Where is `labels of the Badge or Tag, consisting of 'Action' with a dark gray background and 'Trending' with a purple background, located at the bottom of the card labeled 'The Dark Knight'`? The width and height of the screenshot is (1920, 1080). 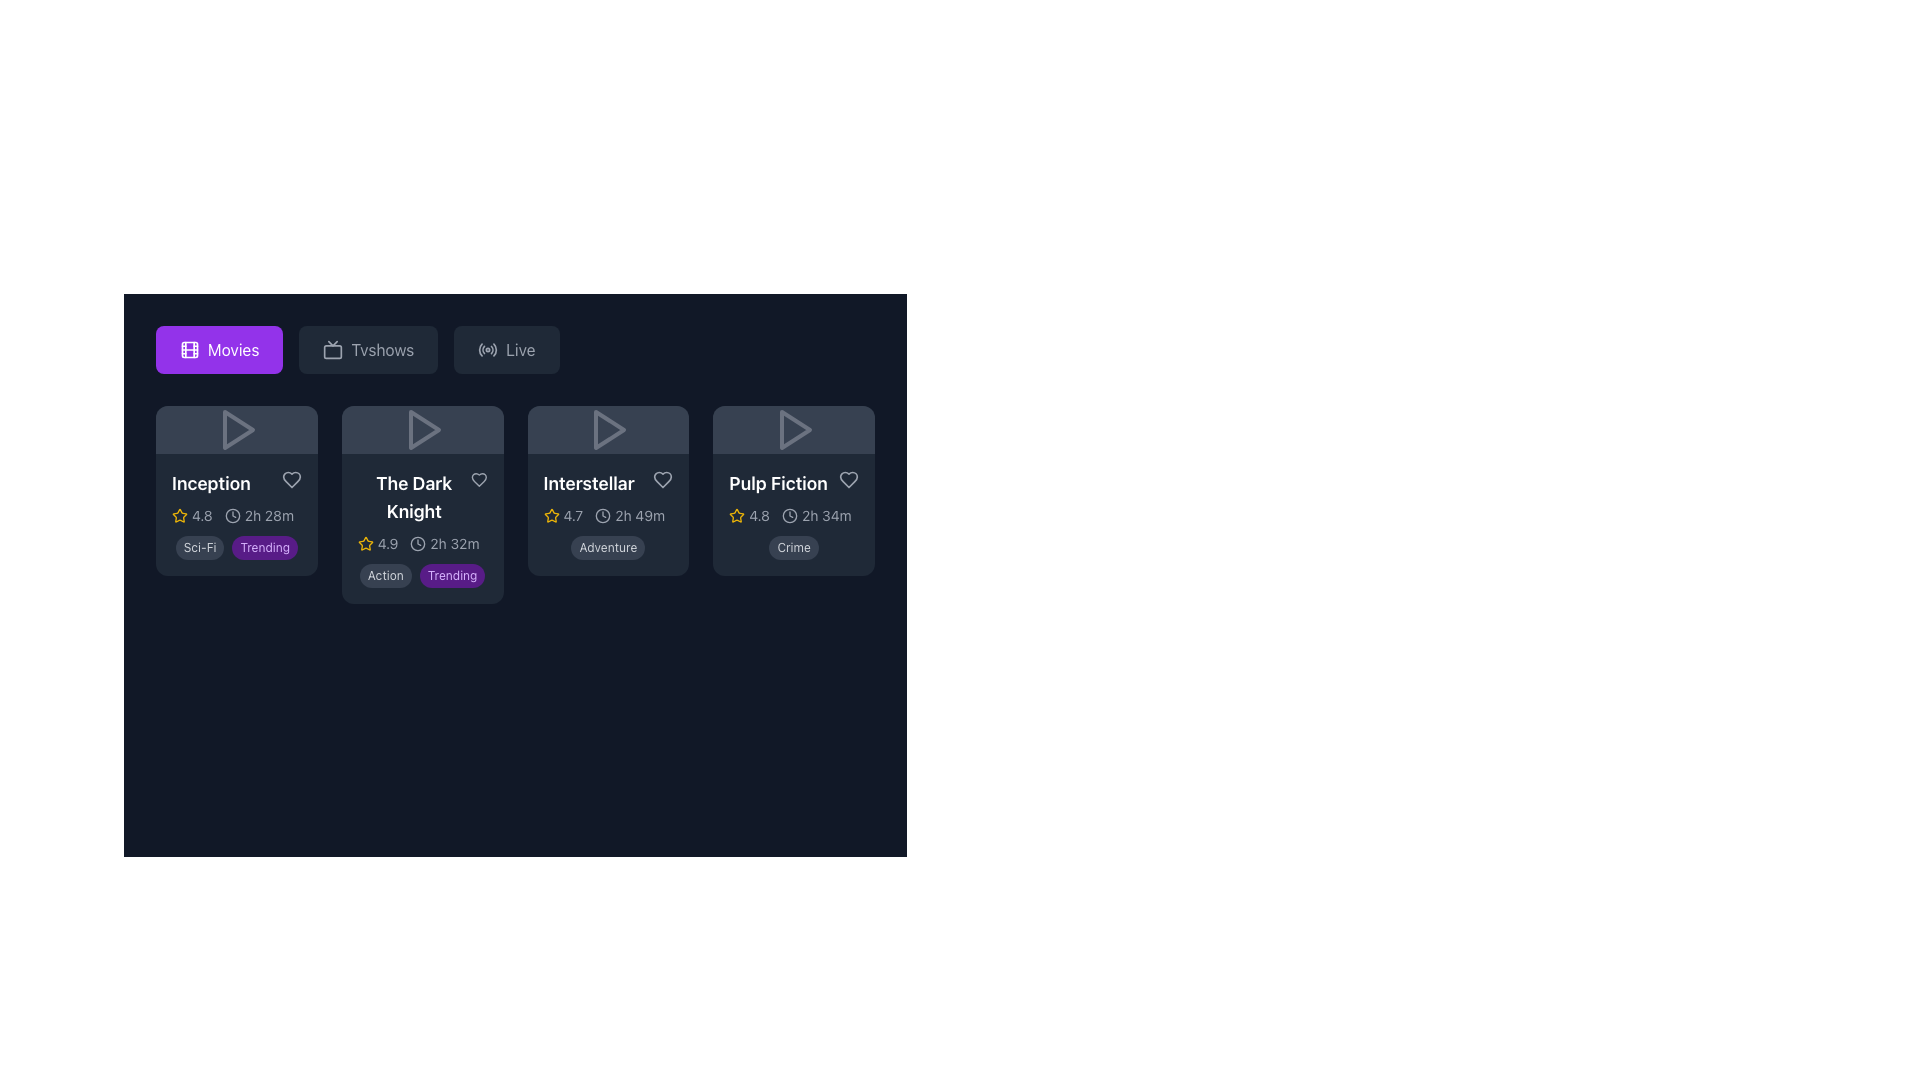 labels of the Badge or Tag, consisting of 'Action' with a dark gray background and 'Trending' with a purple background, located at the bottom of the card labeled 'The Dark Knight' is located at coordinates (421, 574).